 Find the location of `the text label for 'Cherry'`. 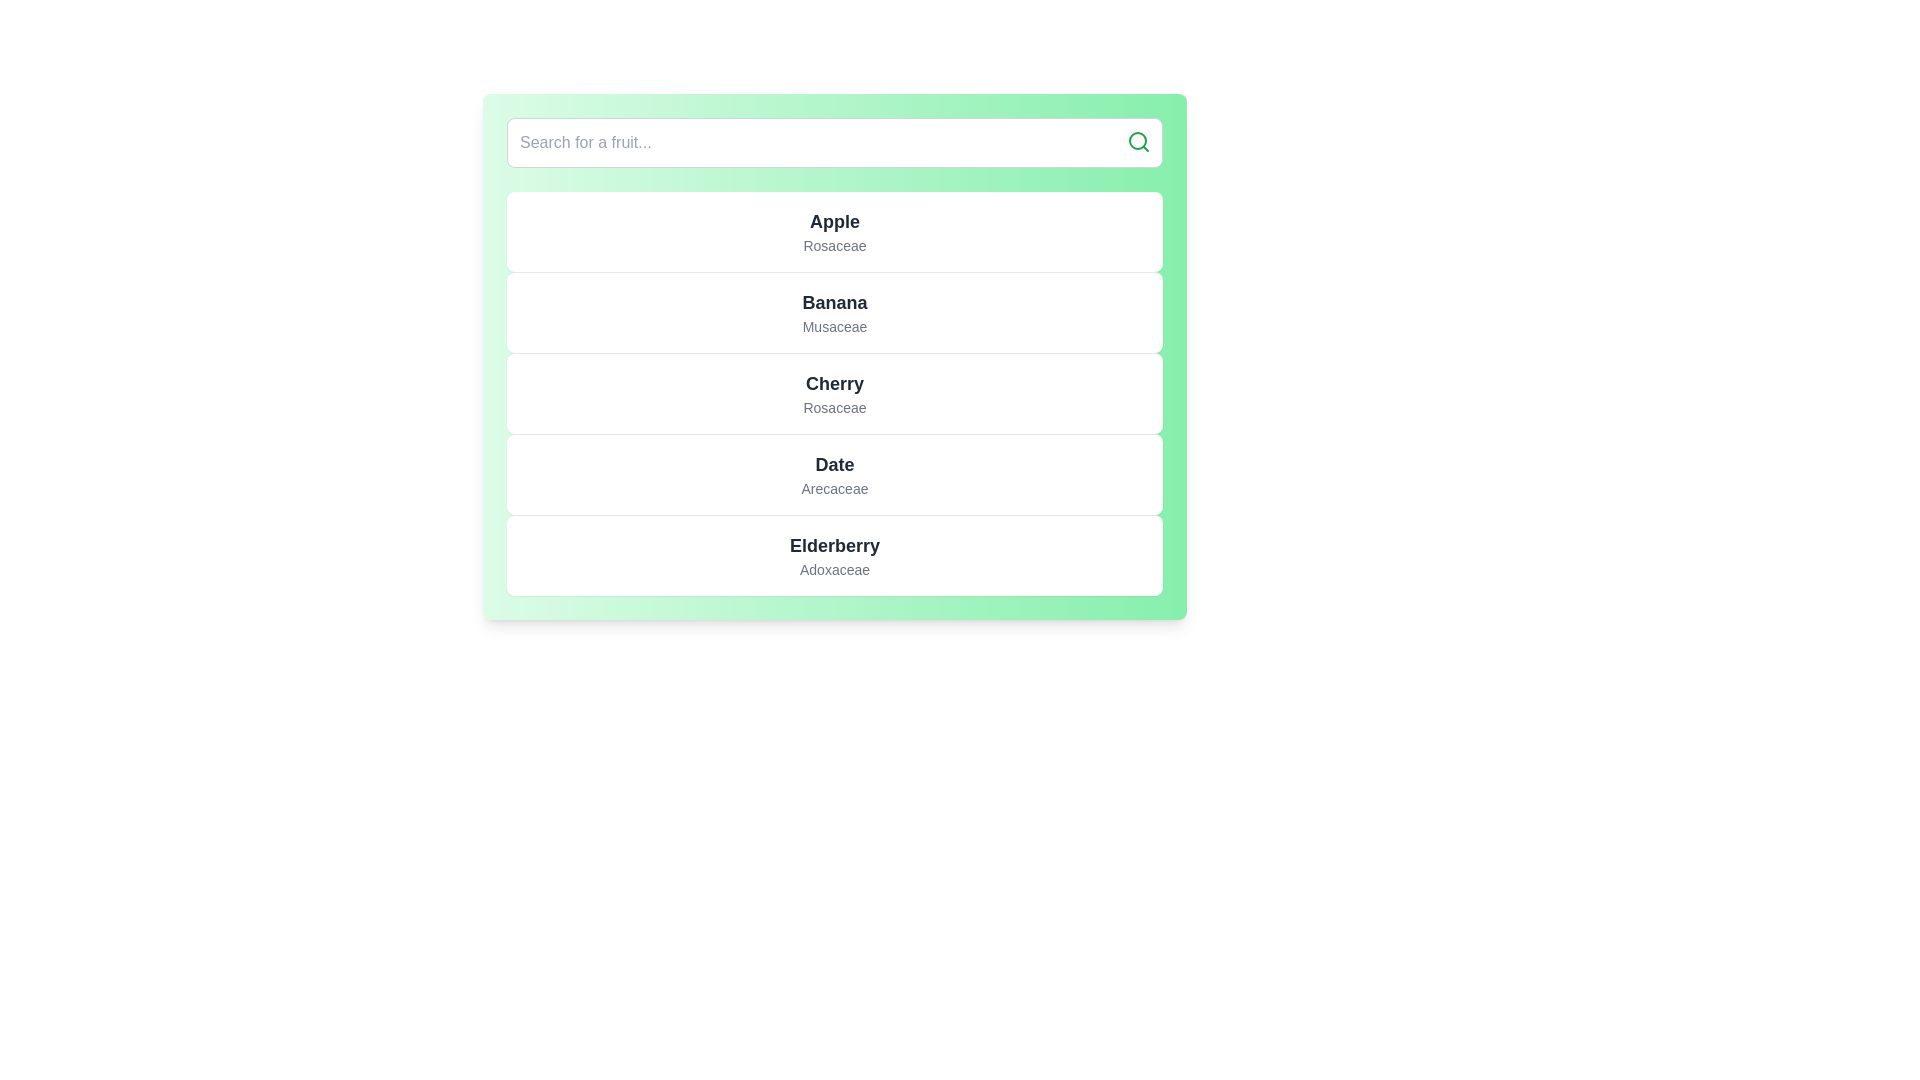

the text label for 'Cherry' is located at coordinates (835, 384).